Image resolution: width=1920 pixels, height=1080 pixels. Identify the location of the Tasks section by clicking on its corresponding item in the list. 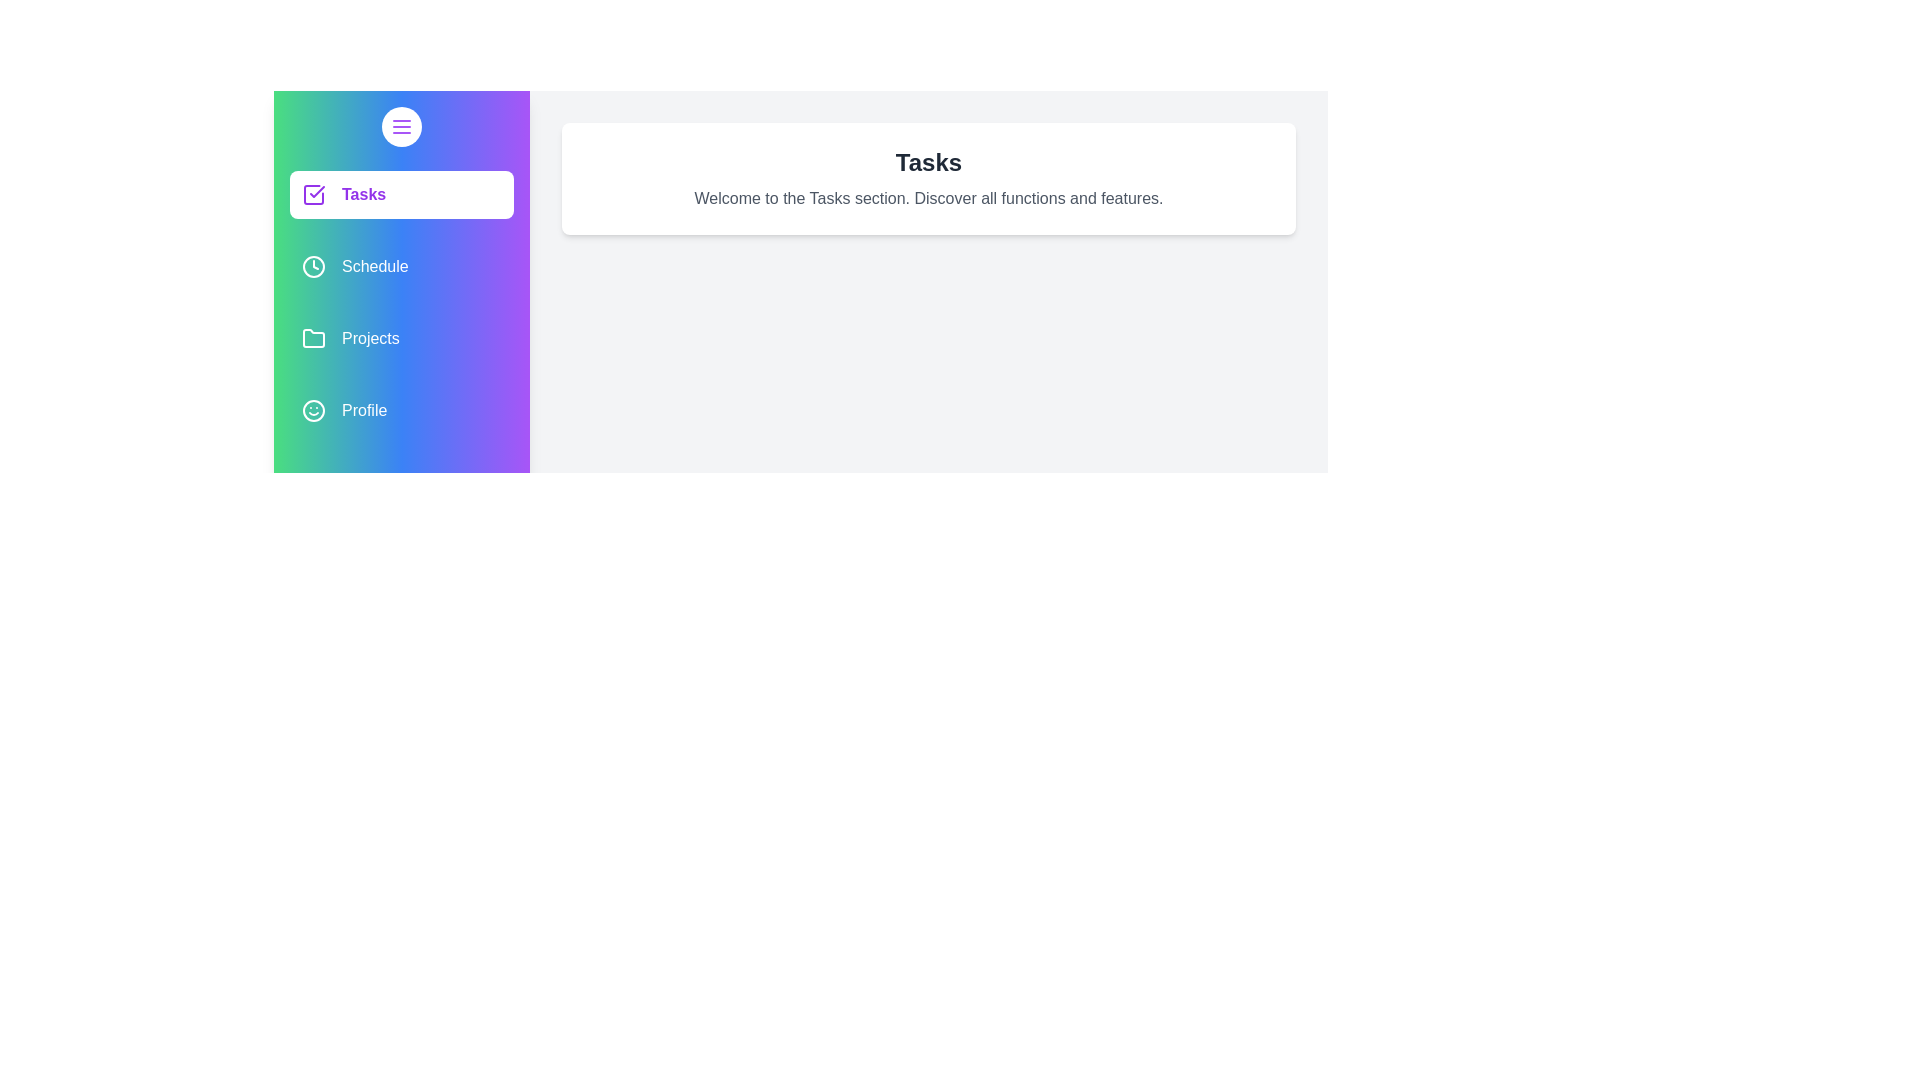
(401, 195).